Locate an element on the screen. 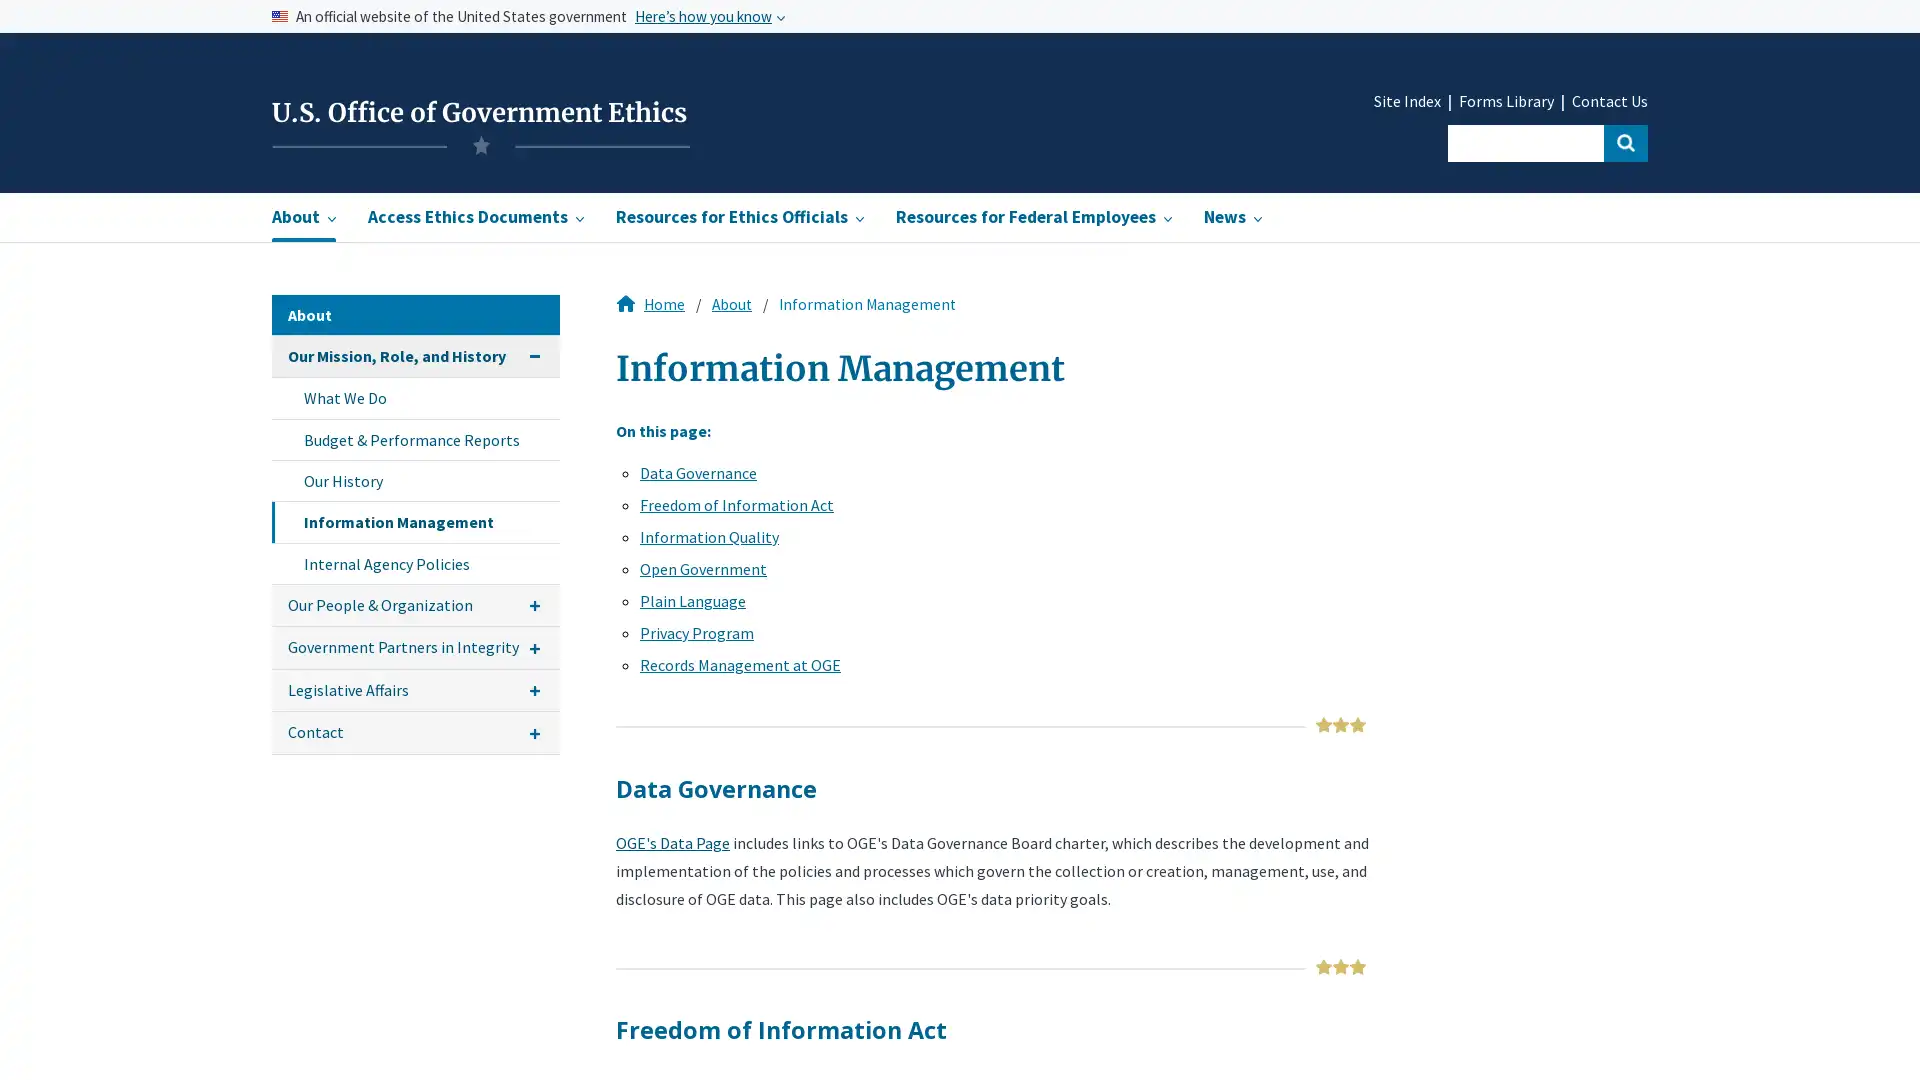  Heres how you know is located at coordinates (710, 16).